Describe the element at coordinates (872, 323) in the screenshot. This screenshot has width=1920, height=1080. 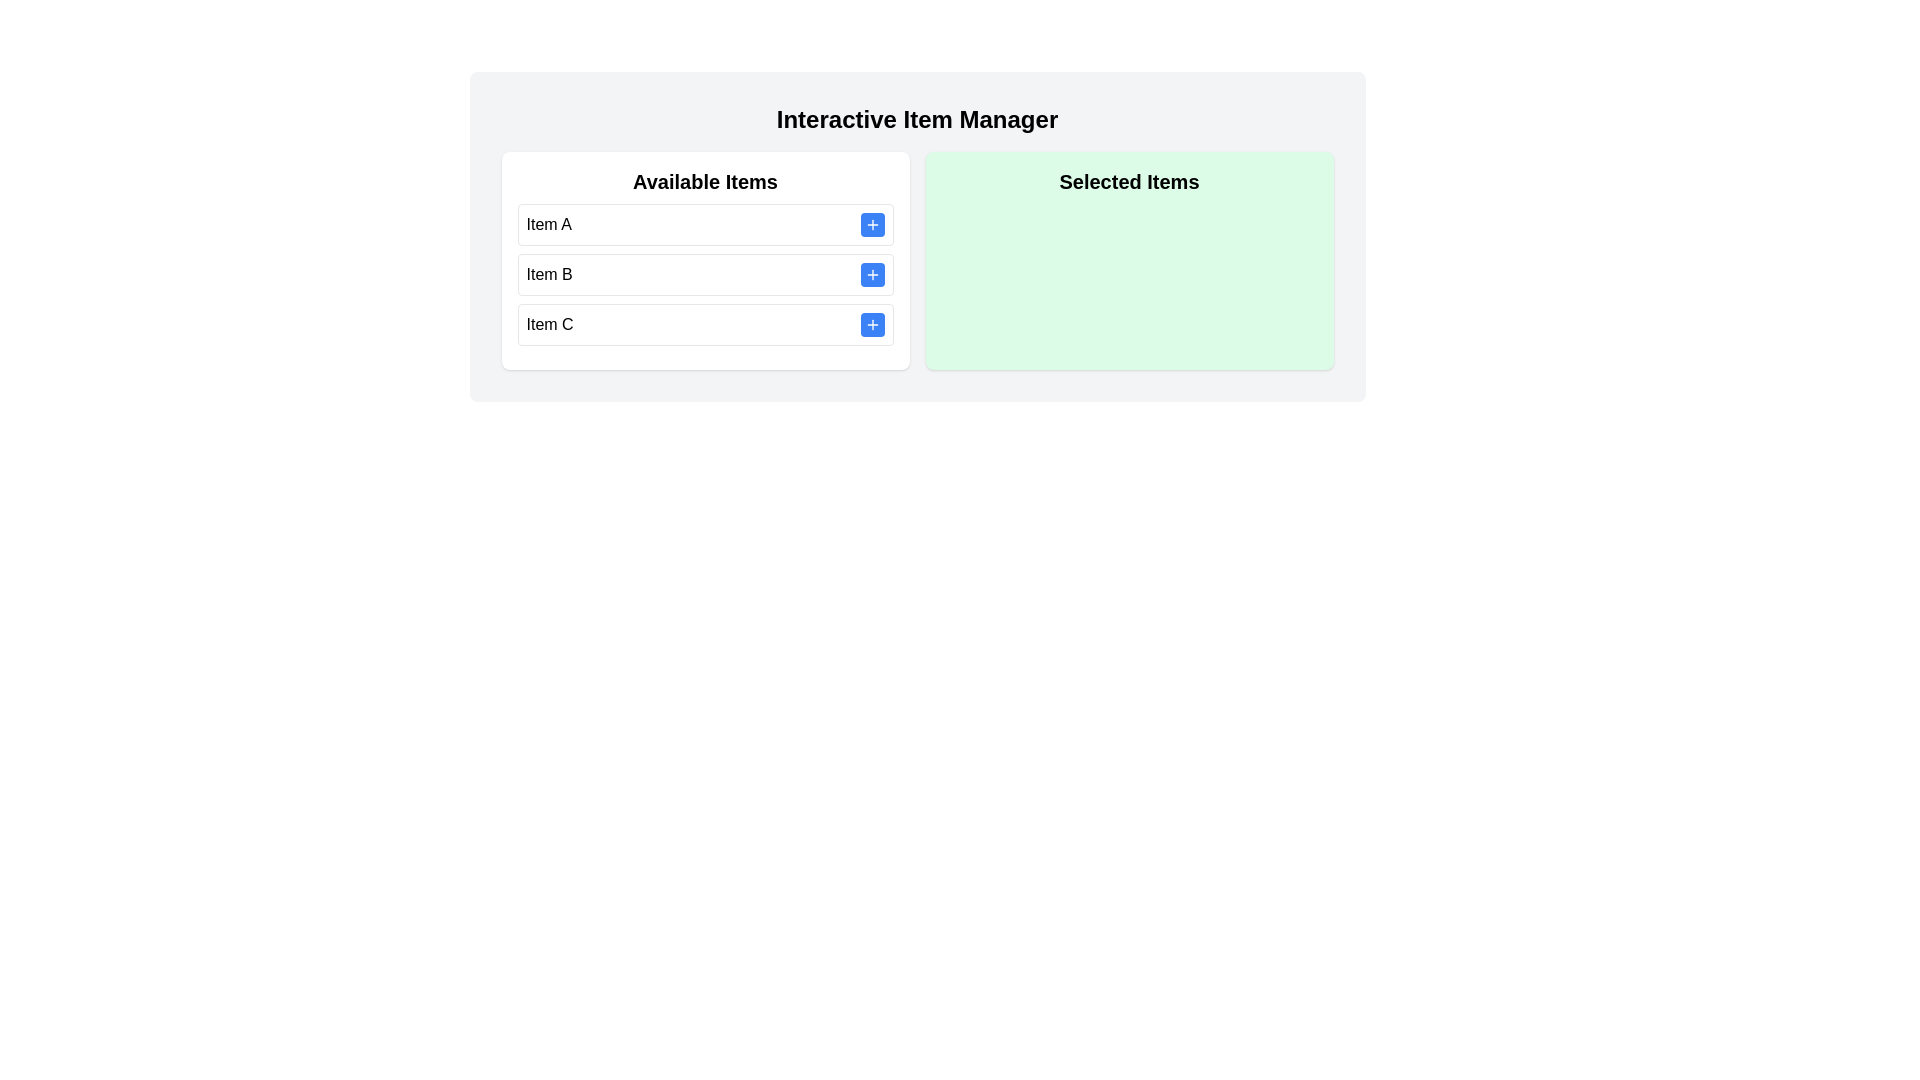
I see `the '+' button with a blue background and white foreground, located next to 'Item C' in the 'Available Items' list` at that location.